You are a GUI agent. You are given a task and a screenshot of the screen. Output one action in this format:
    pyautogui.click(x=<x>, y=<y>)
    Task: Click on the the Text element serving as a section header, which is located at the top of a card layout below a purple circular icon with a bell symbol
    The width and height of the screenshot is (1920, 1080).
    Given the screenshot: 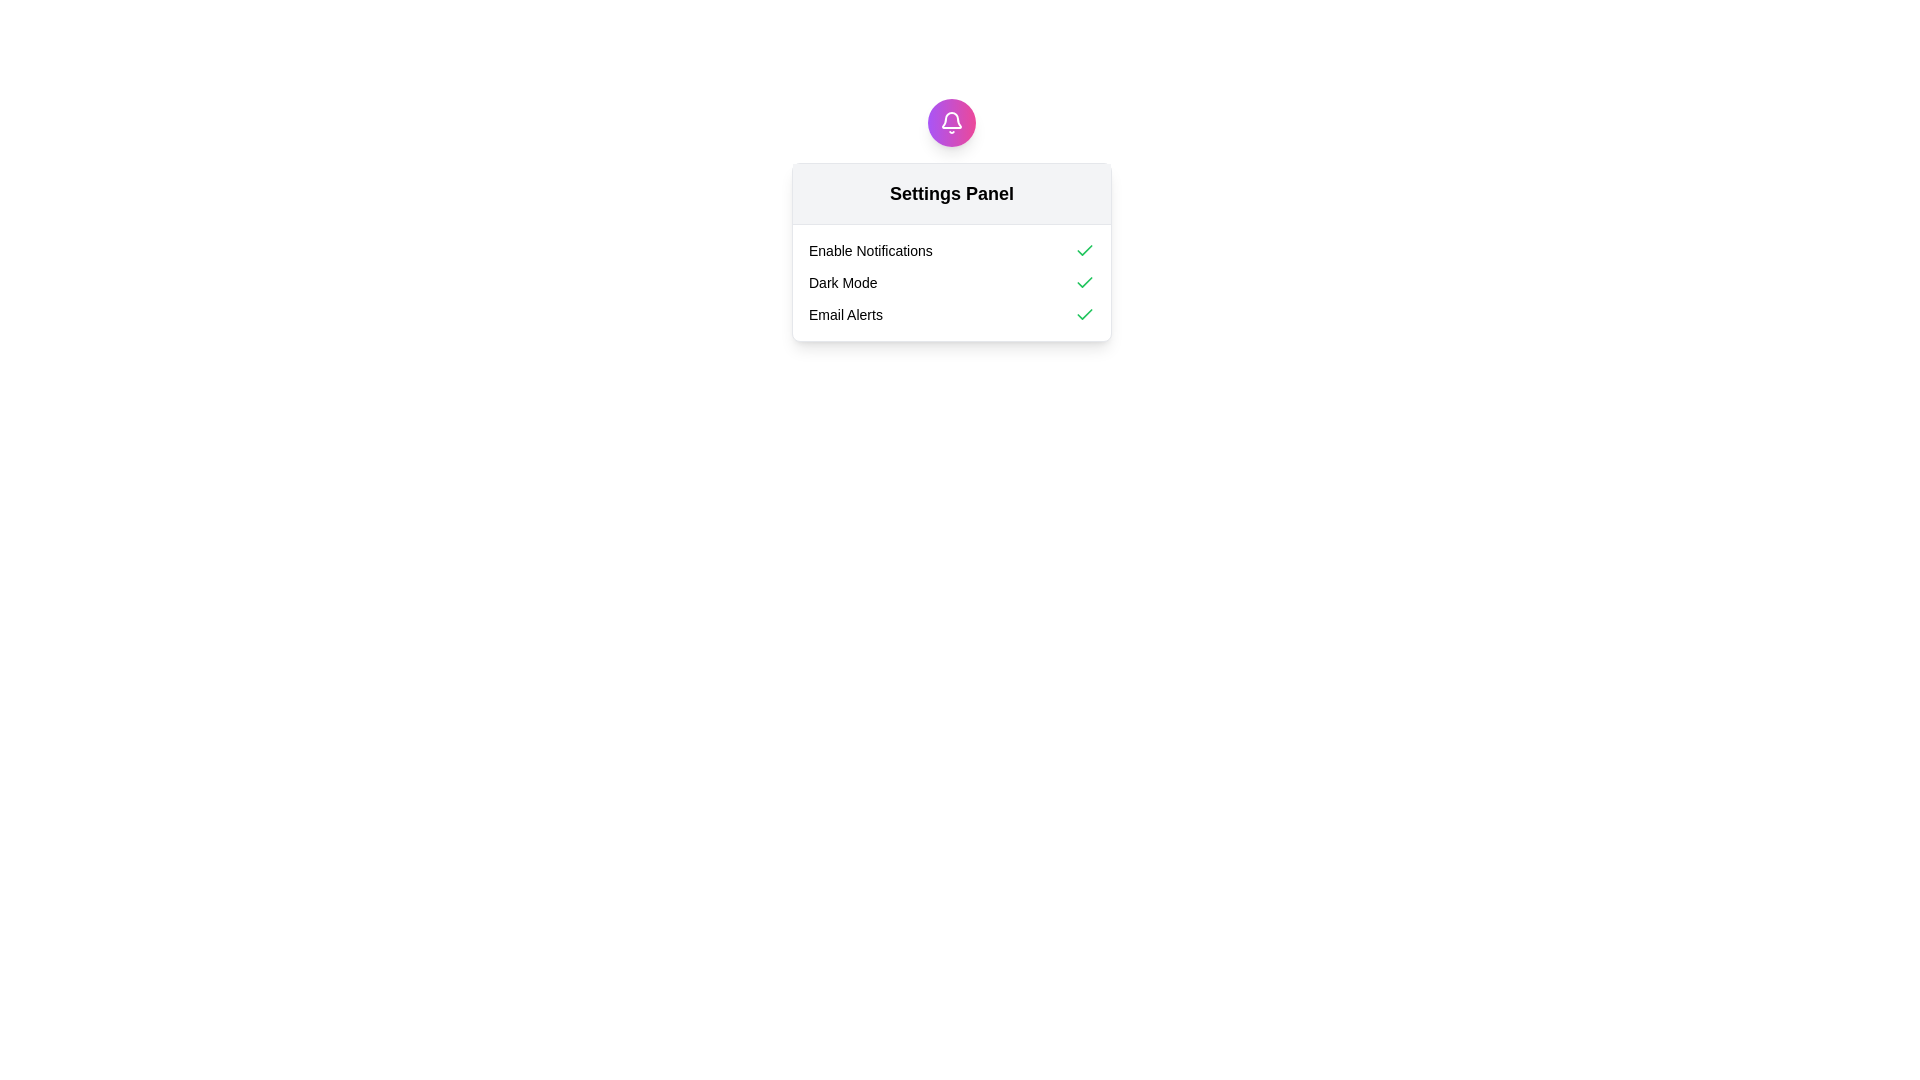 What is the action you would take?
    pyautogui.click(x=950, y=194)
    